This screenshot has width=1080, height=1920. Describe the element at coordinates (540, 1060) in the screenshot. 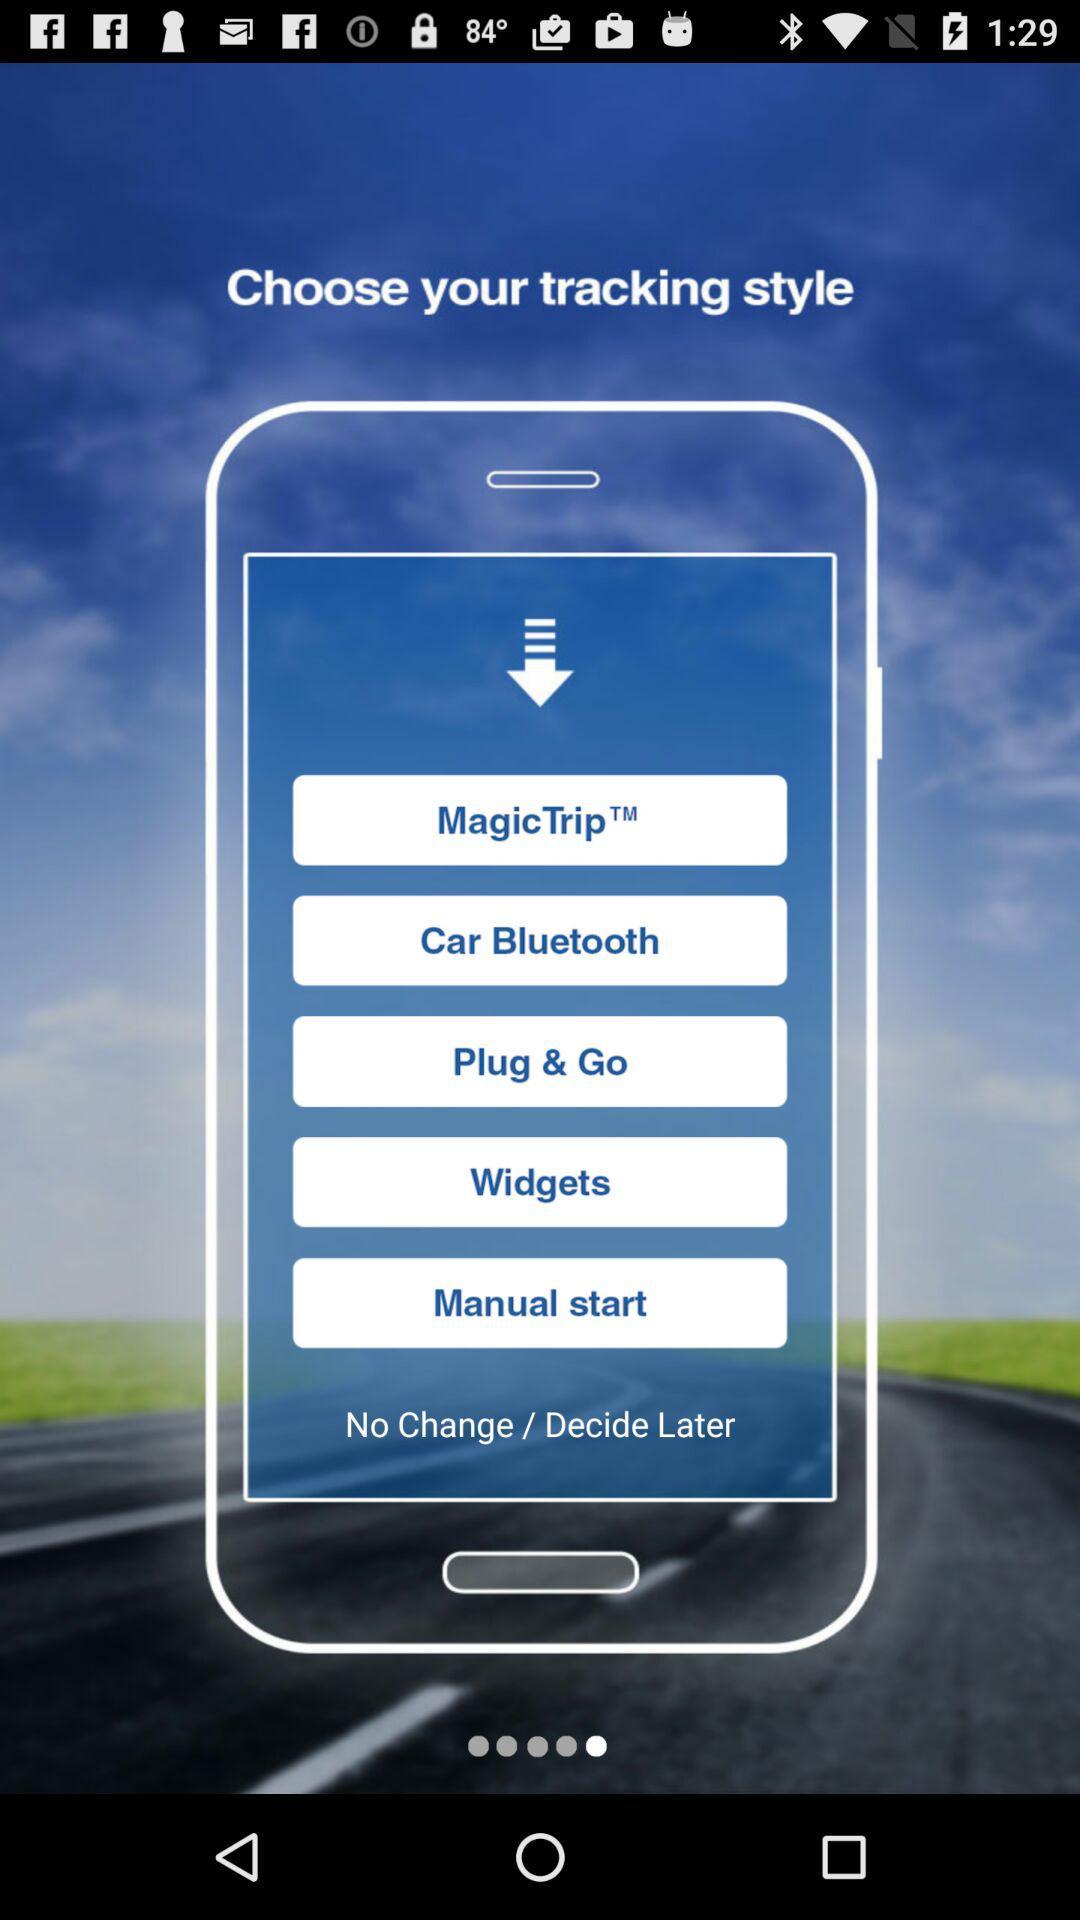

I see `plug and go` at that location.